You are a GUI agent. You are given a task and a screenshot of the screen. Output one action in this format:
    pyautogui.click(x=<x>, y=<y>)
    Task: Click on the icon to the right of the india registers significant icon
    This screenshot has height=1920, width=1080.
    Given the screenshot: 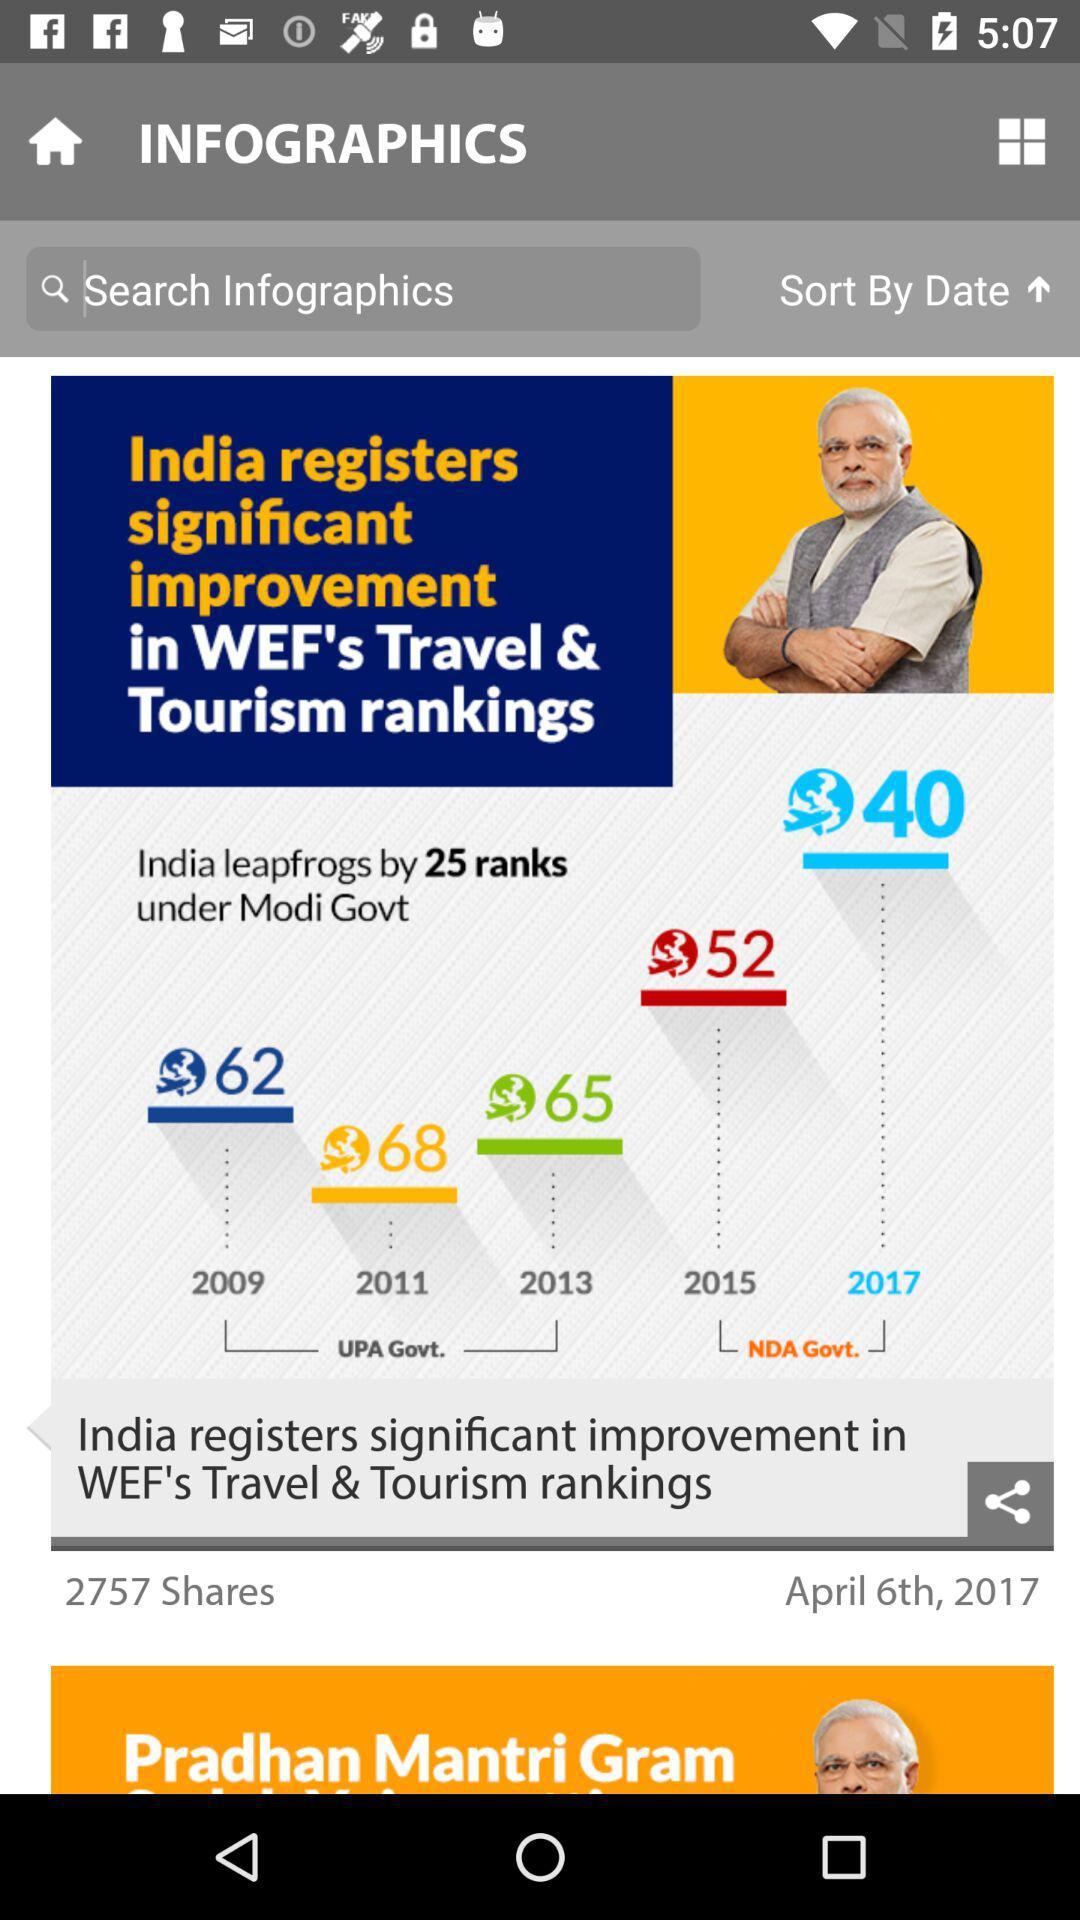 What is the action you would take?
    pyautogui.click(x=1010, y=1499)
    